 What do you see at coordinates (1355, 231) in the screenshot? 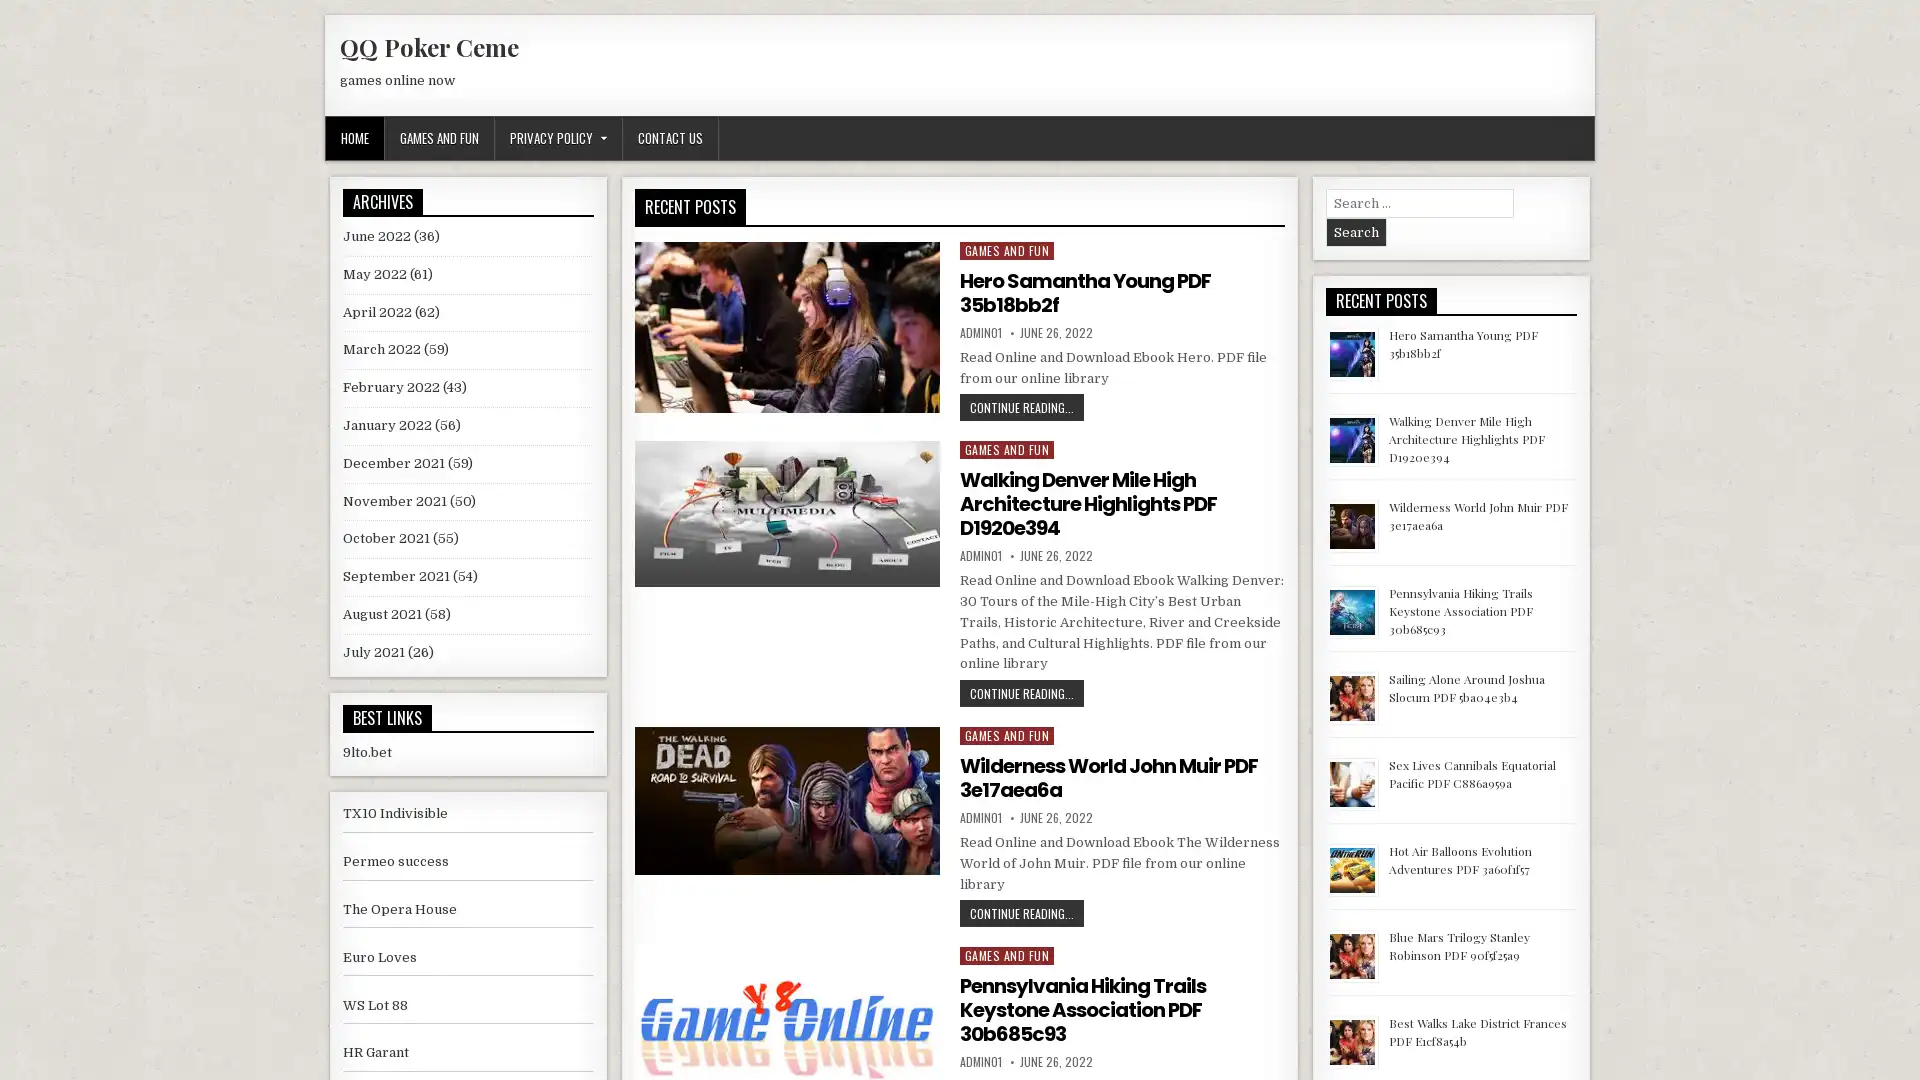
I see `Search` at bounding box center [1355, 231].